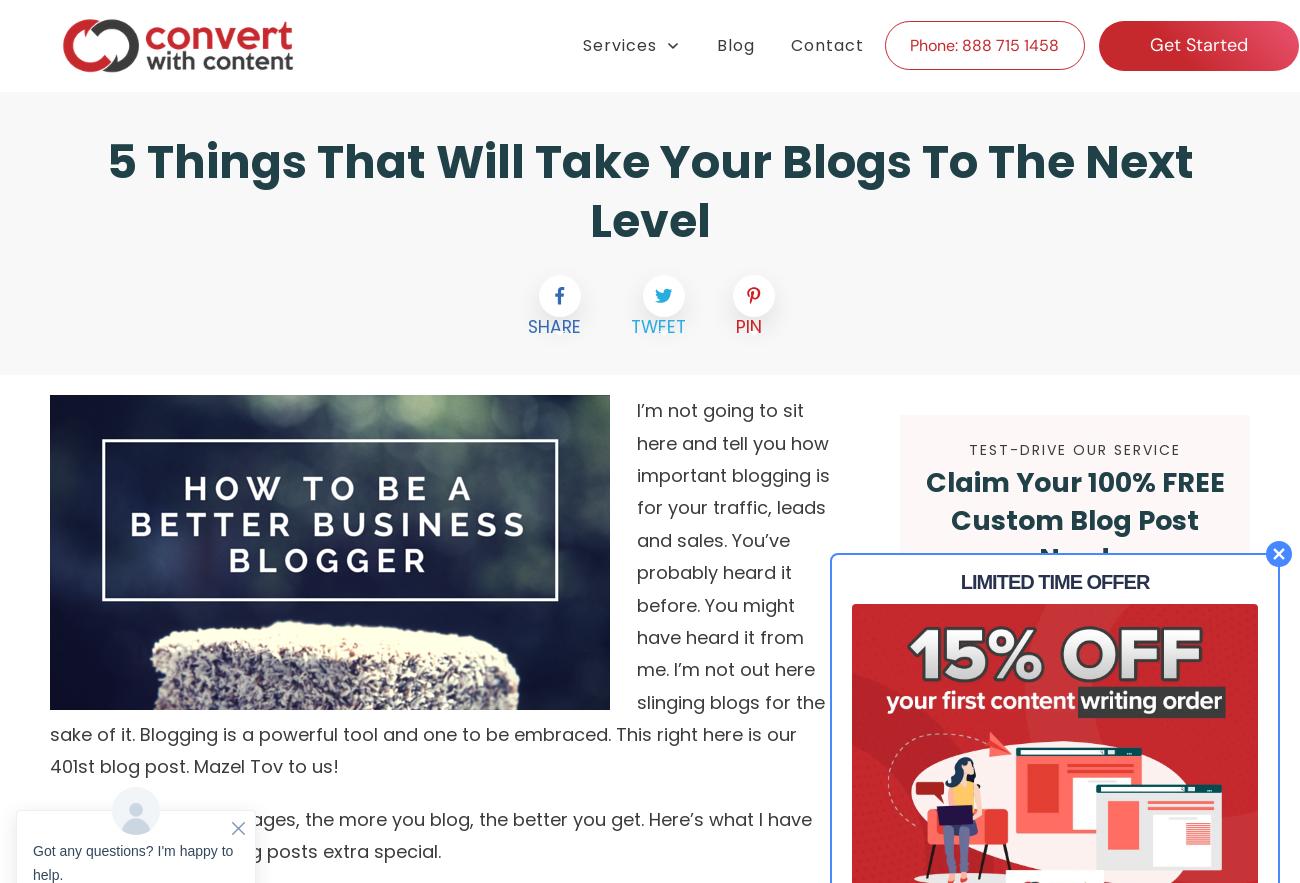  What do you see at coordinates (553, 325) in the screenshot?
I see `'Share'` at bounding box center [553, 325].